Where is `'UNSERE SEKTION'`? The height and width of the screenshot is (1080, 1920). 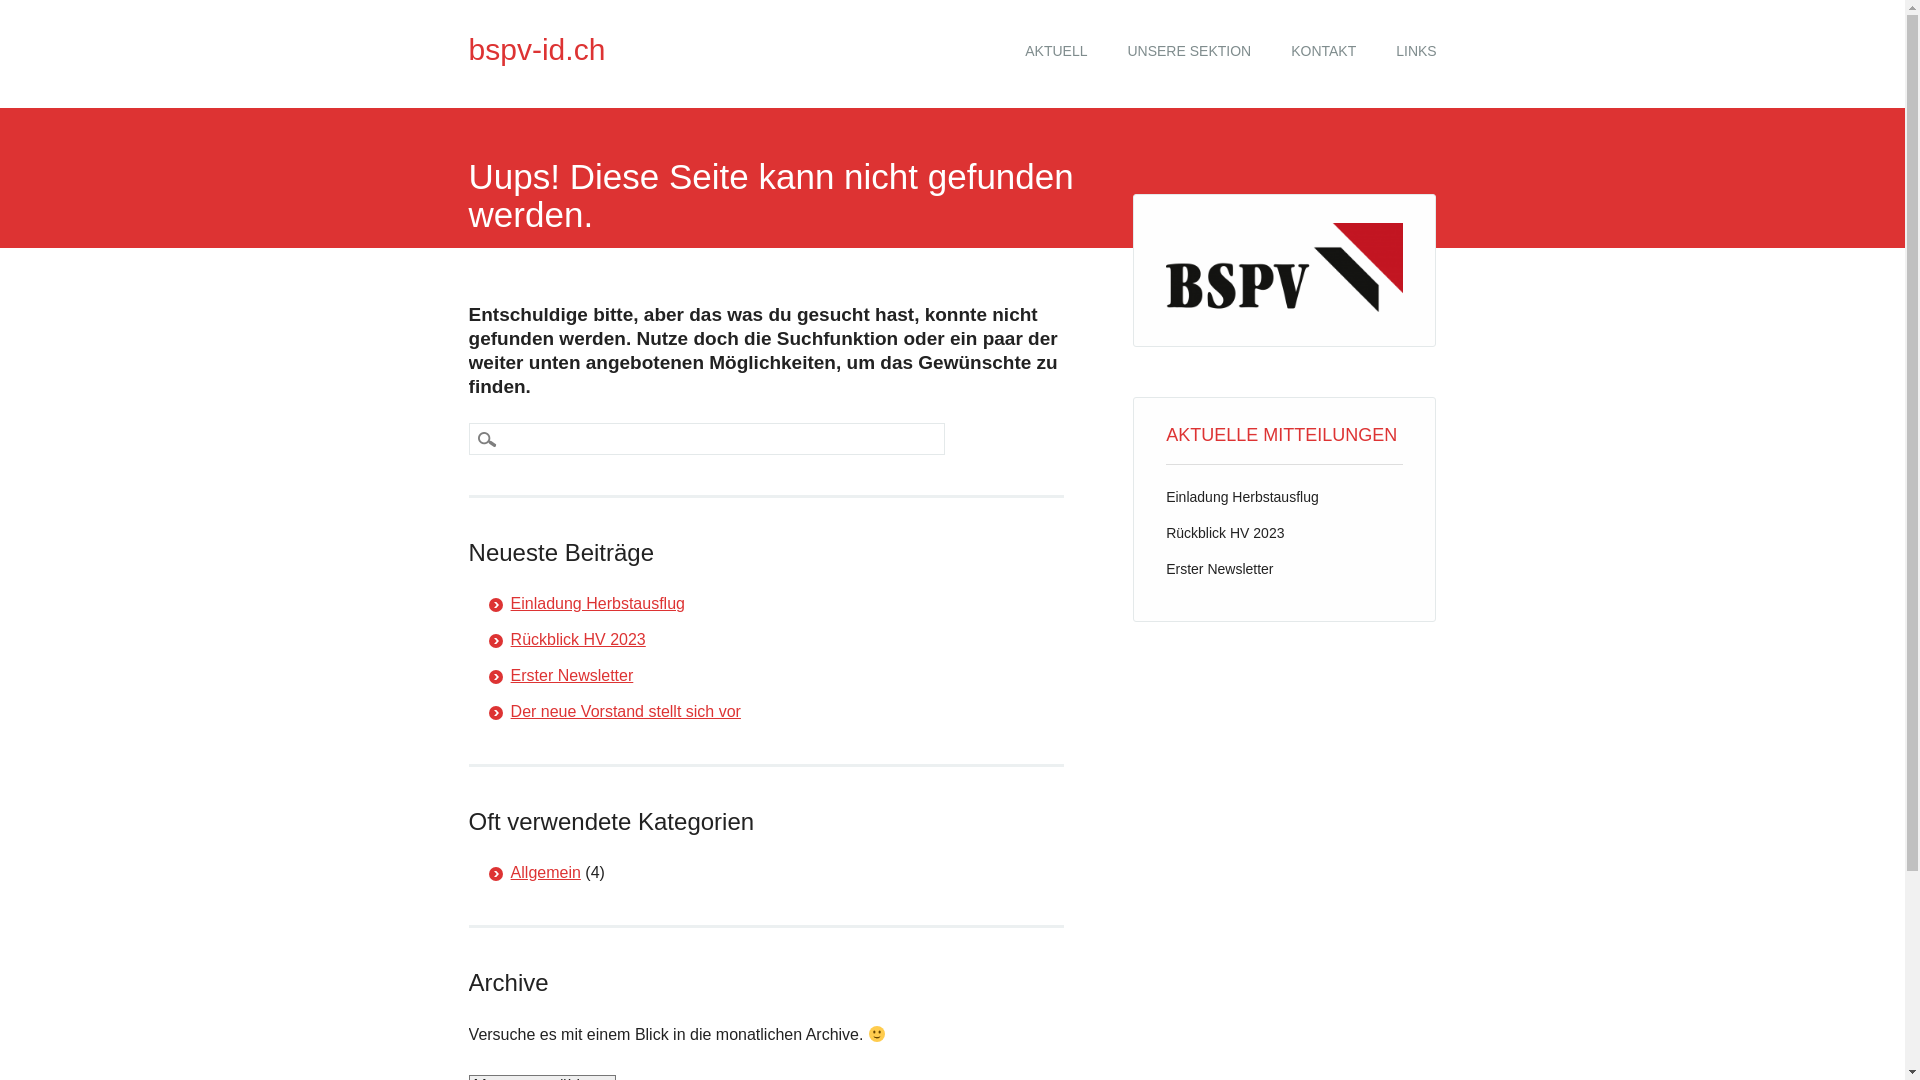 'UNSERE SEKTION' is located at coordinates (1189, 49).